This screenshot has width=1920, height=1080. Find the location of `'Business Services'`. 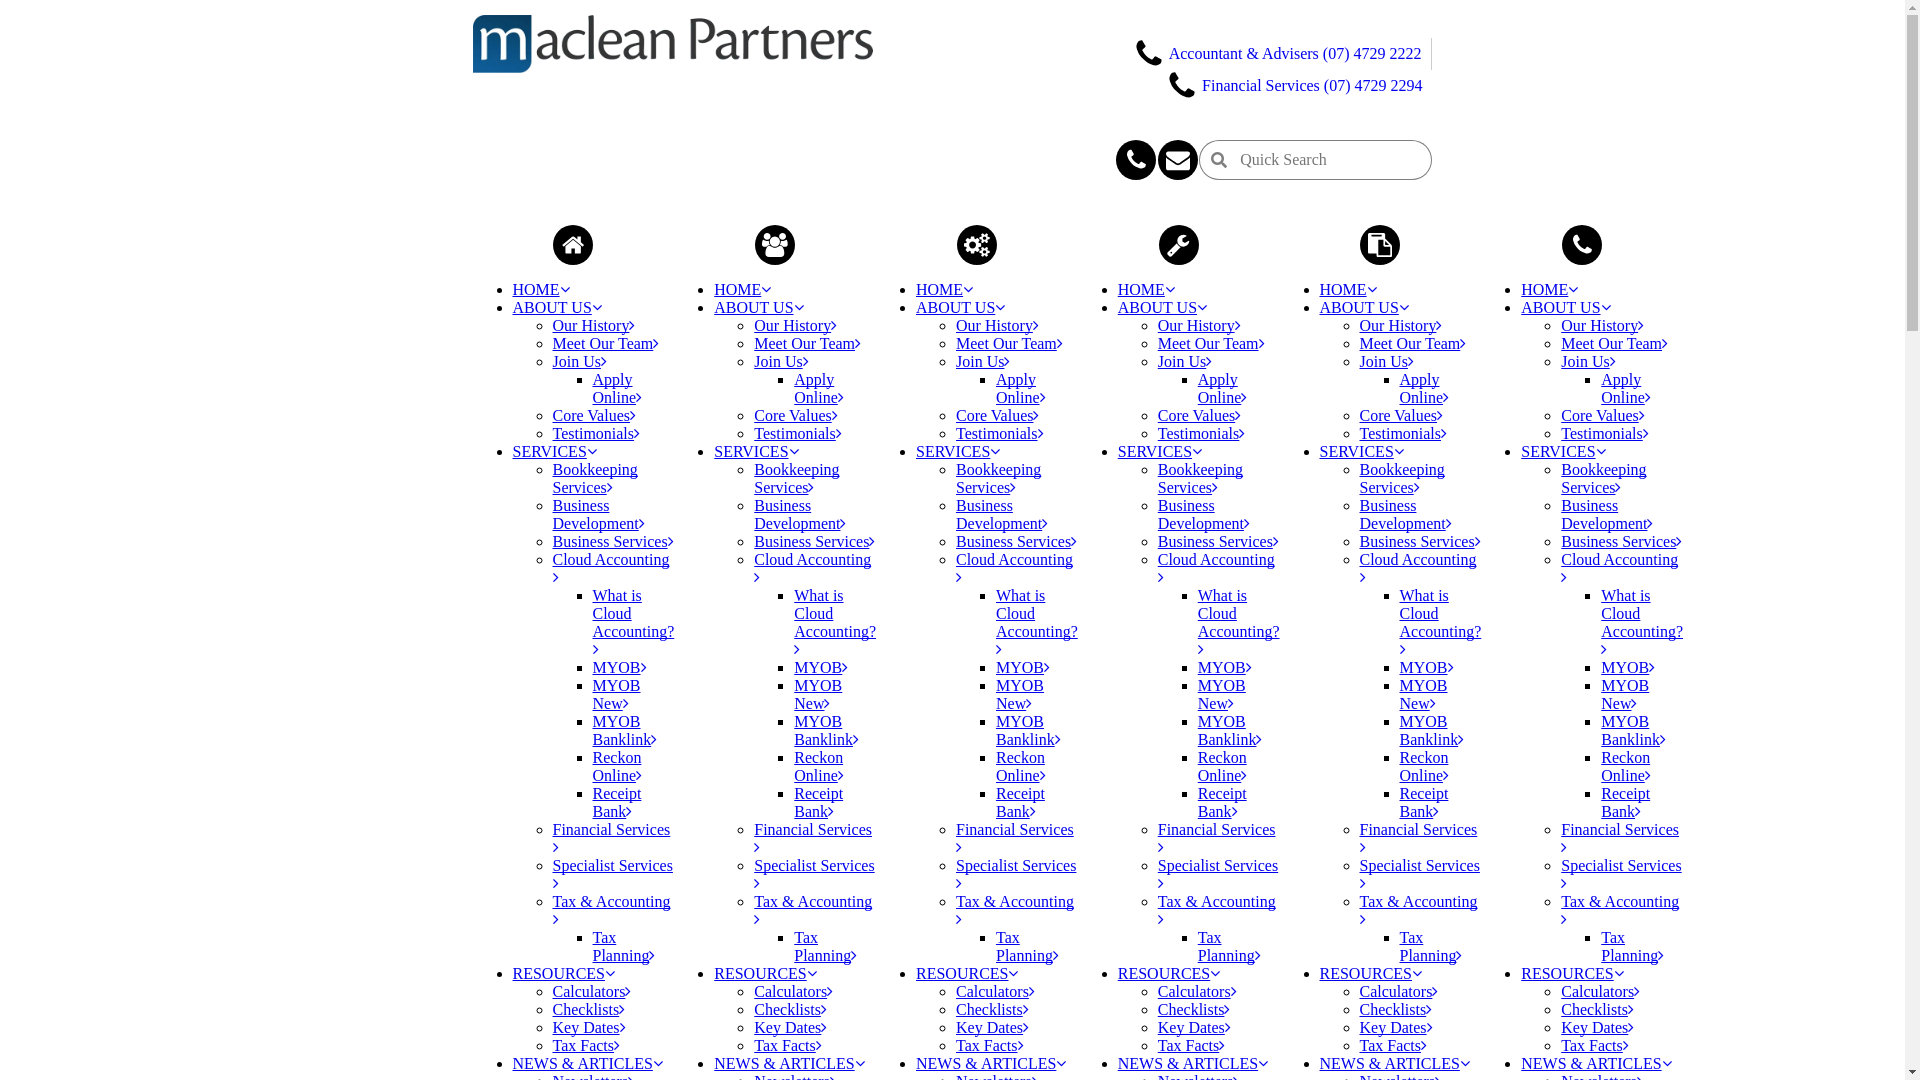

'Business Services' is located at coordinates (1419, 541).